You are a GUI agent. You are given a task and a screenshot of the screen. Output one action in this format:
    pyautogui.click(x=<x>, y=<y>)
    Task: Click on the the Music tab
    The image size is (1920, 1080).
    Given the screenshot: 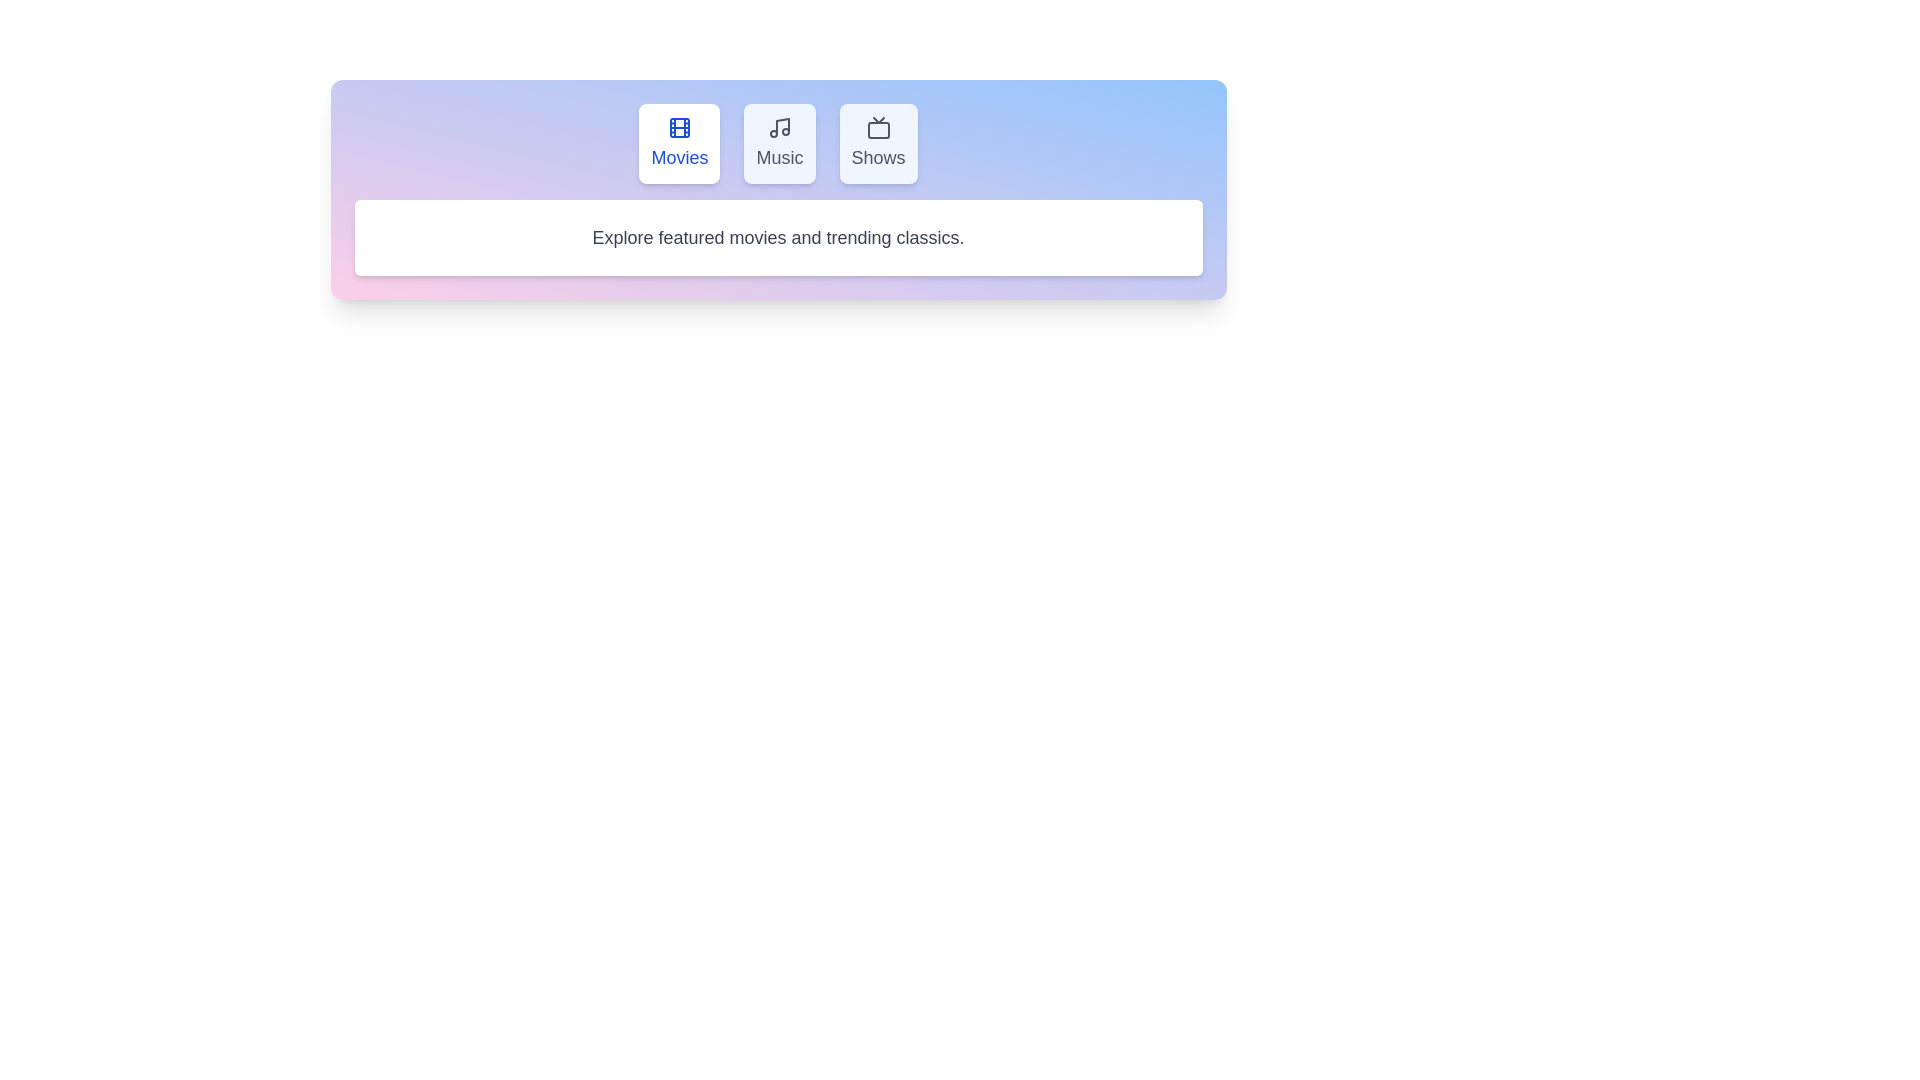 What is the action you would take?
    pyautogui.click(x=778, y=142)
    